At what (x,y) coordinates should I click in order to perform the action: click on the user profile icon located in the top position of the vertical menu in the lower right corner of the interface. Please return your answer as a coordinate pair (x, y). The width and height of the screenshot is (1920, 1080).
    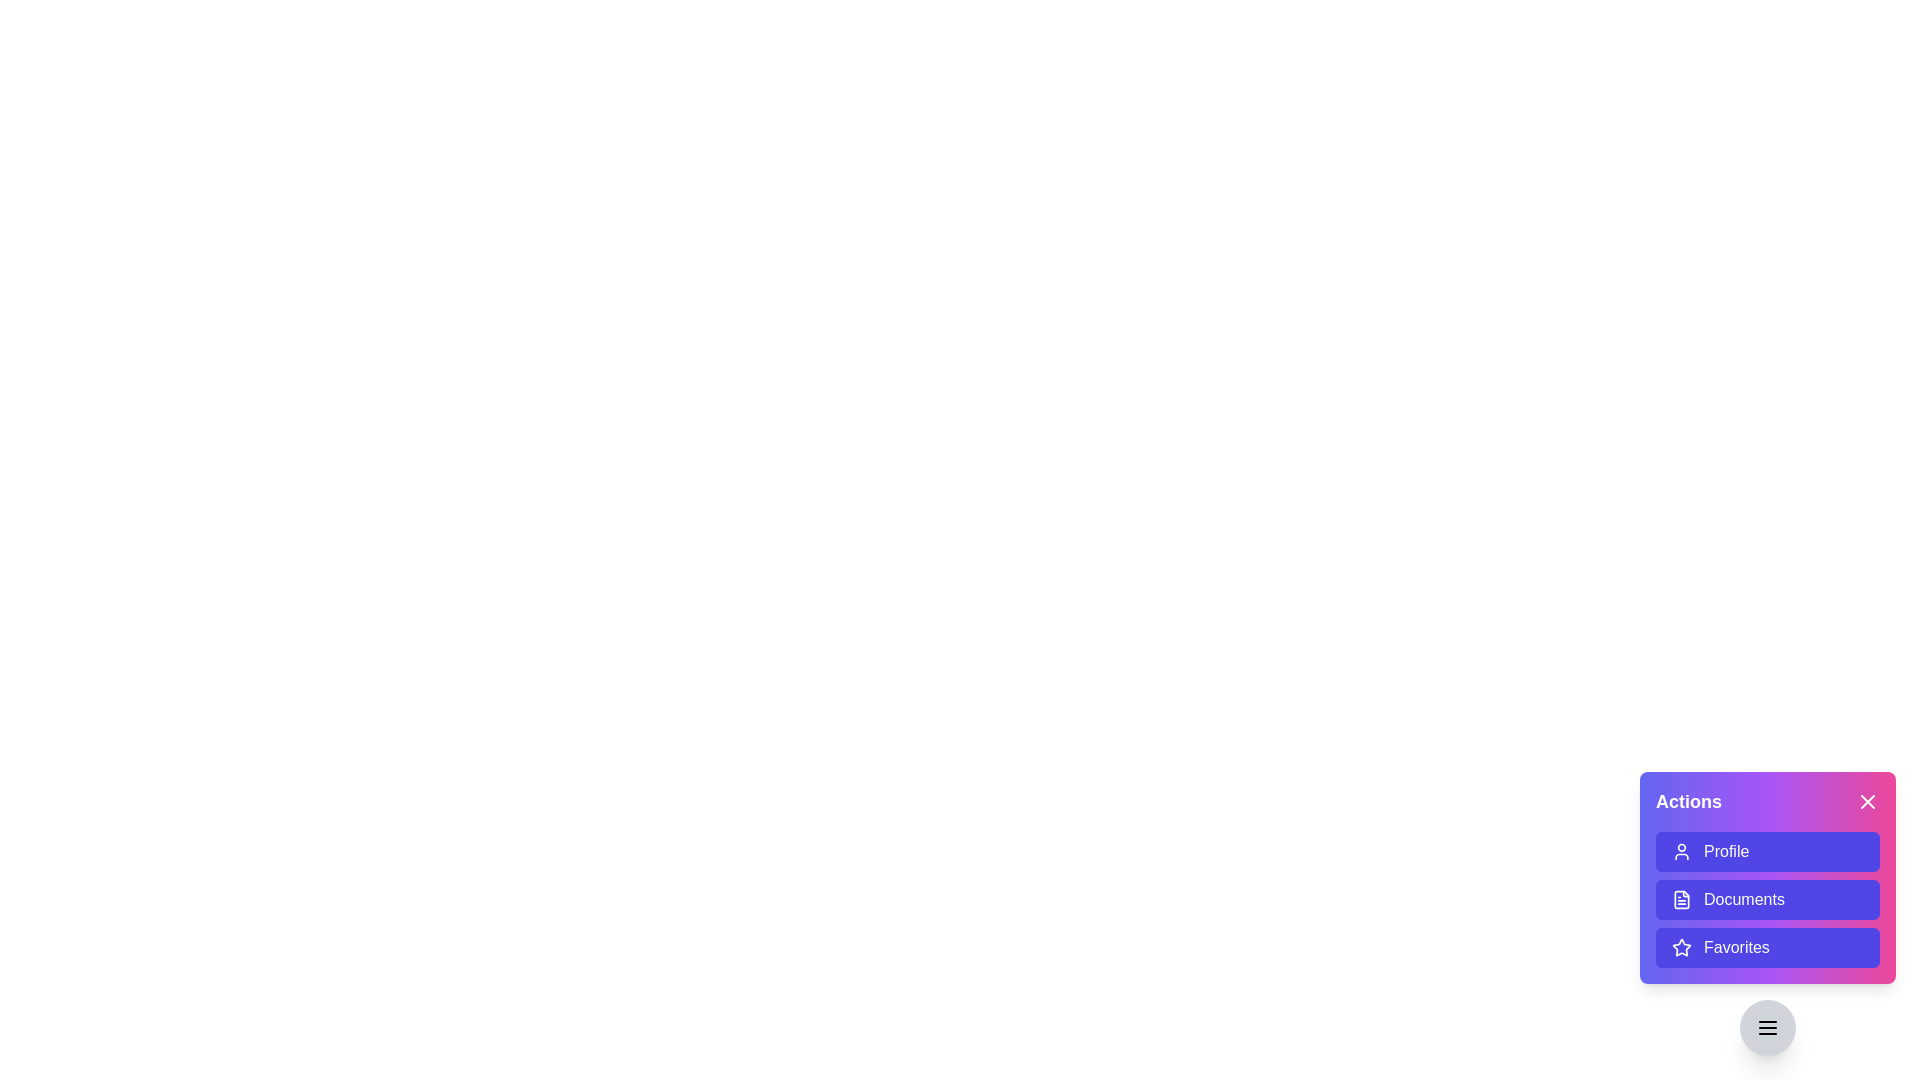
    Looking at the image, I should click on (1680, 852).